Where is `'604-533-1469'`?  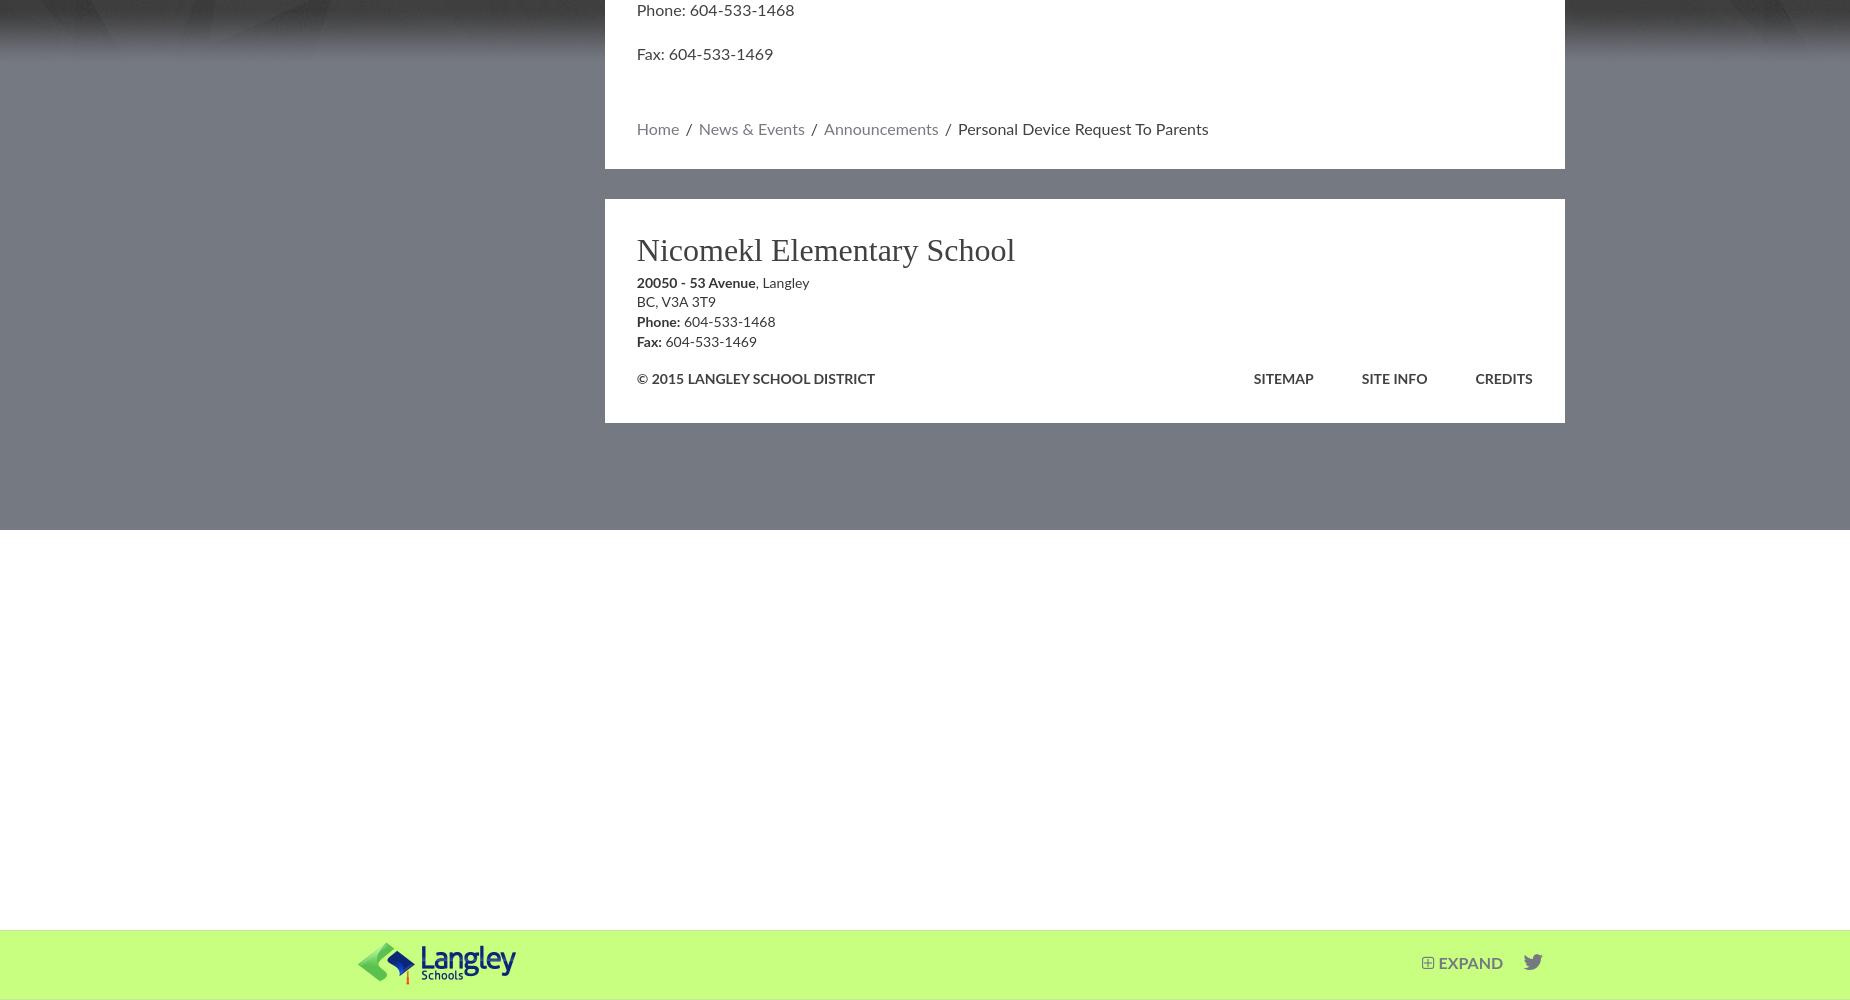 '604-533-1469' is located at coordinates (708, 341).